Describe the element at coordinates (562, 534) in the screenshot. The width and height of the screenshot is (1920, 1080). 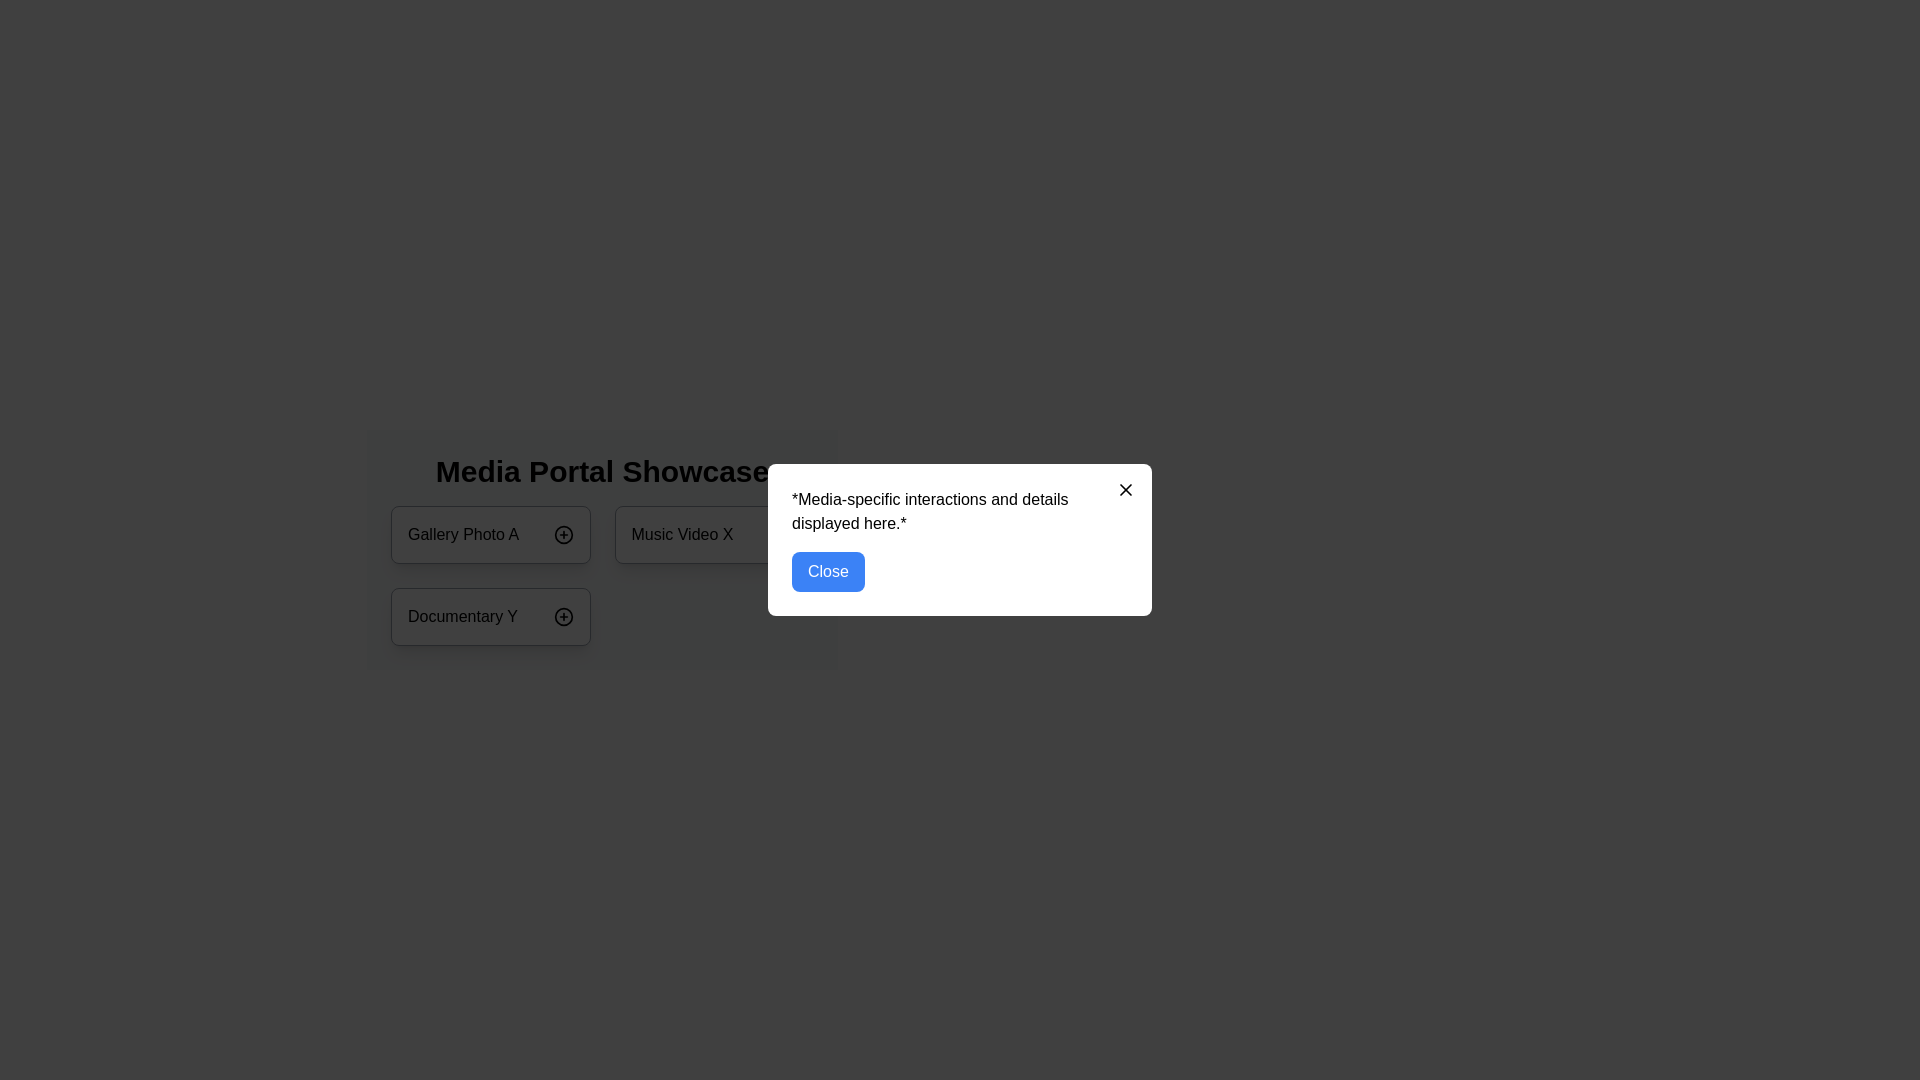
I see `the circular graphic located in the upper-right section of the button labeled 'Gallery Photo A' for further interaction` at that location.